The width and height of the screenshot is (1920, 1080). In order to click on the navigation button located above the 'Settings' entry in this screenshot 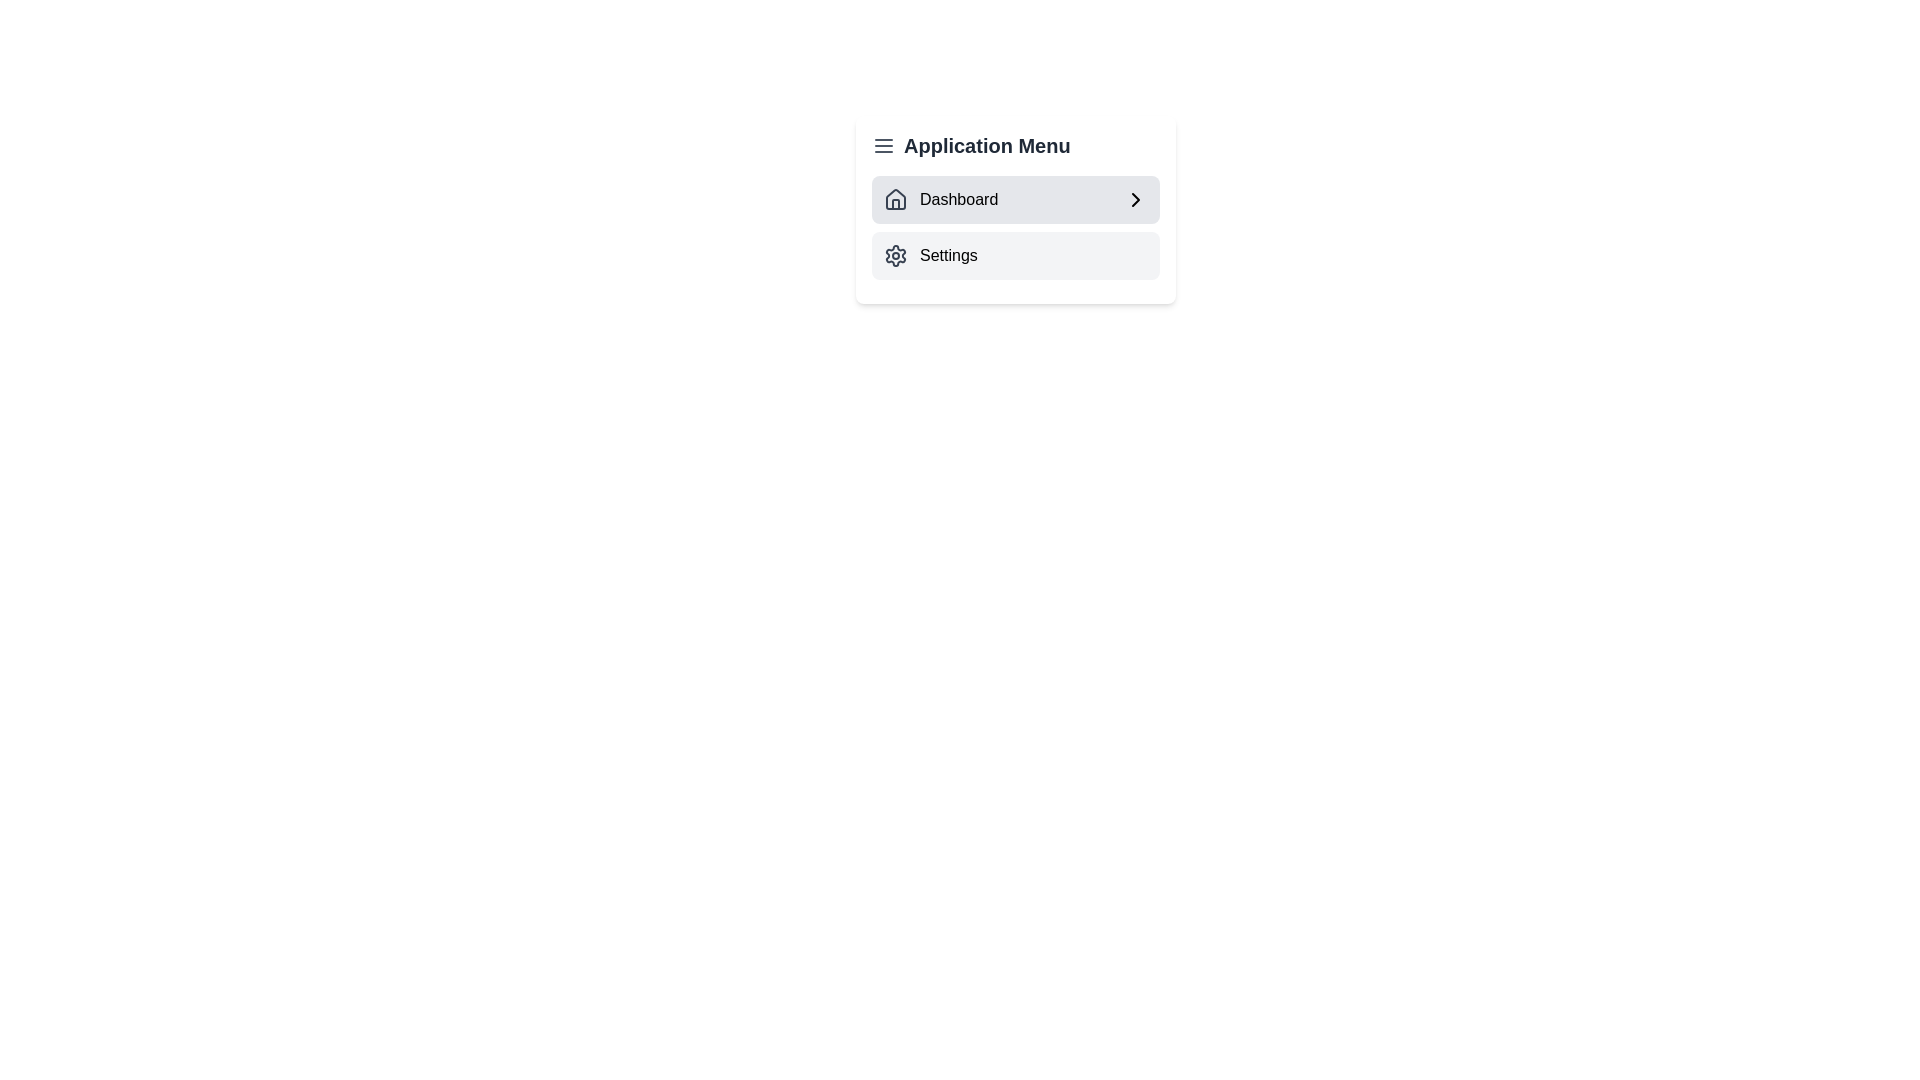, I will do `click(1016, 200)`.